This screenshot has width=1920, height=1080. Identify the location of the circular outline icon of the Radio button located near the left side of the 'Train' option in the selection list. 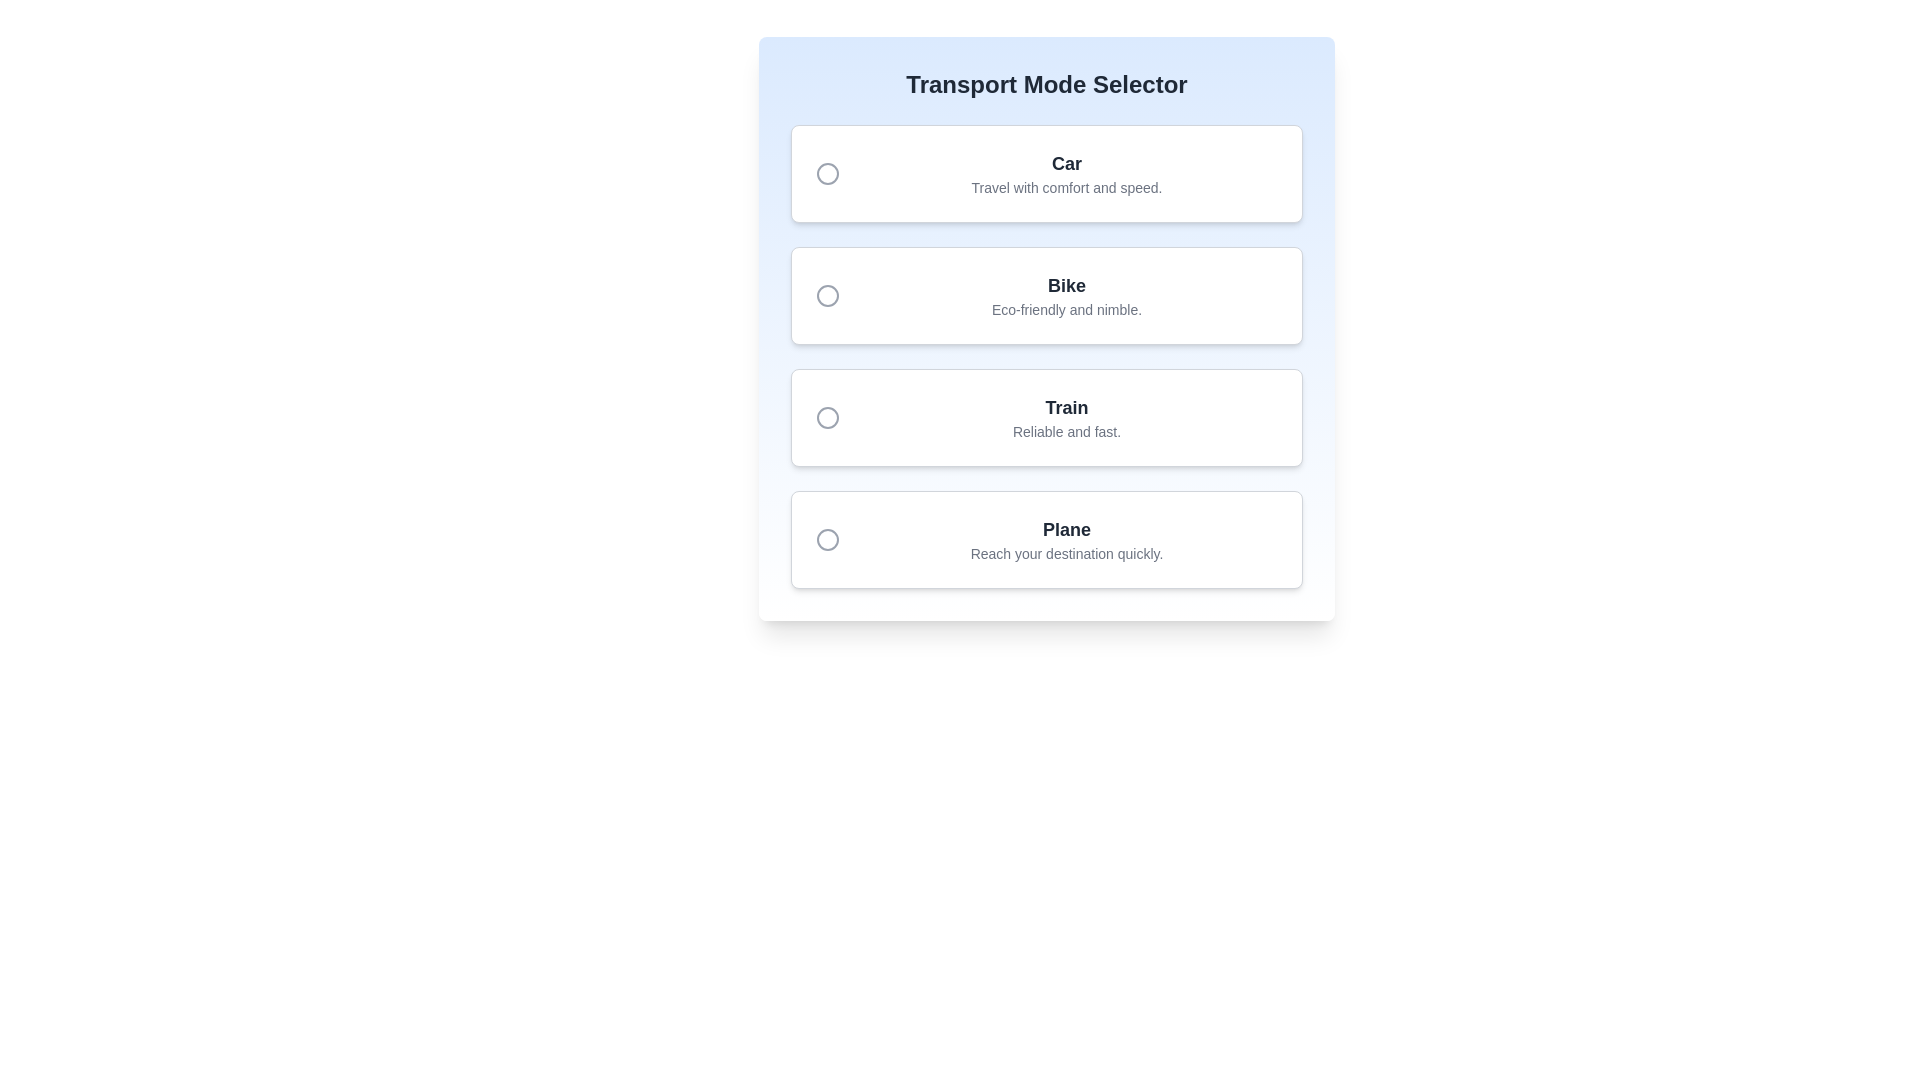
(828, 416).